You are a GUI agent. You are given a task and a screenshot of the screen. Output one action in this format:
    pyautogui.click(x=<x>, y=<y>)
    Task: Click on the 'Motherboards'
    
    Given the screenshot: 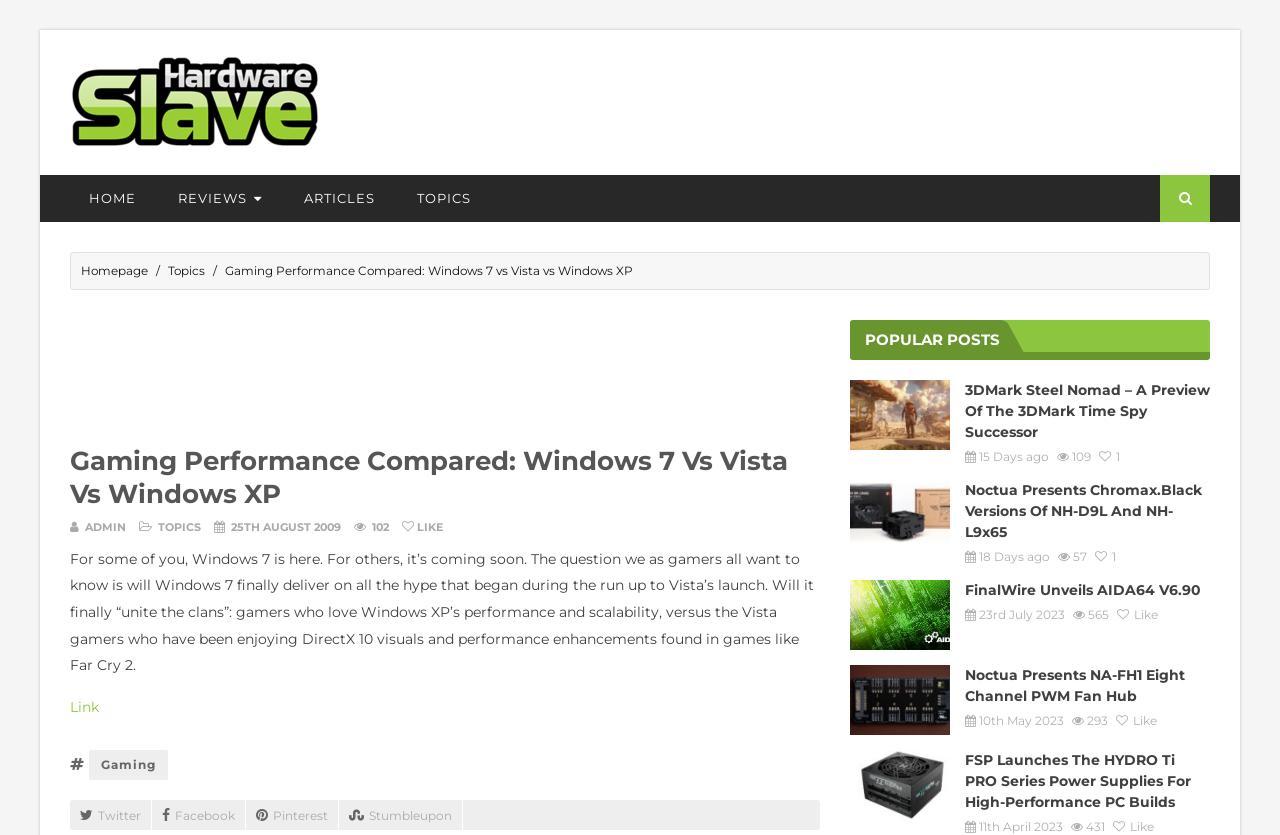 What is the action you would take?
    pyautogui.click(x=226, y=397)
    